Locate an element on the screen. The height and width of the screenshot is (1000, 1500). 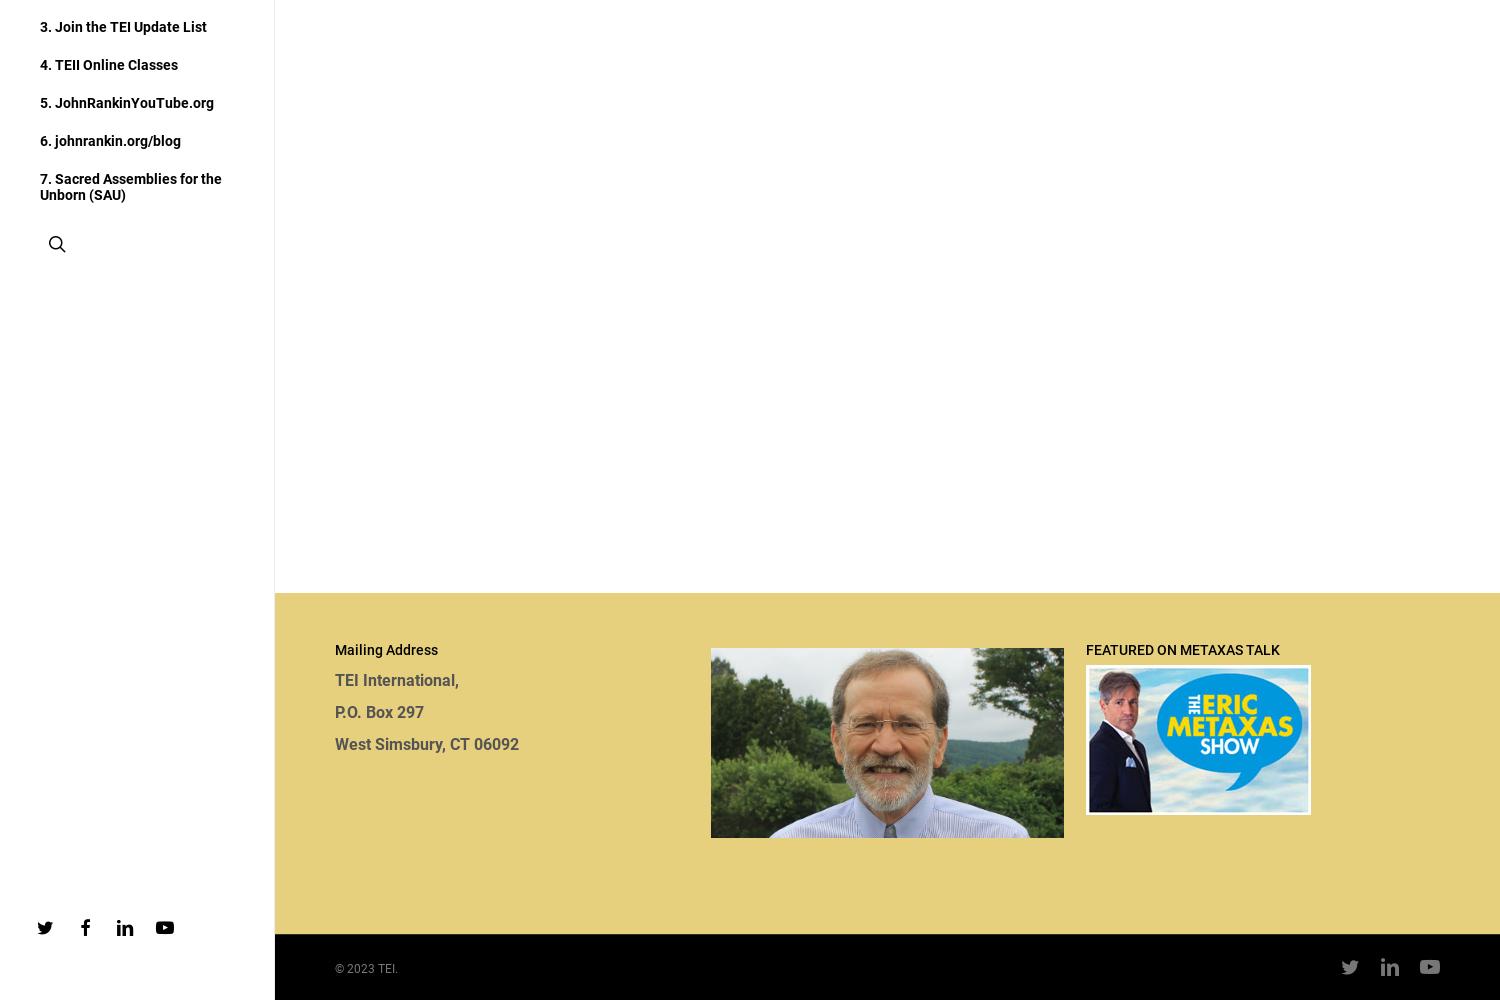
'5. JohnRankinYouTube.org' is located at coordinates (40, 102).